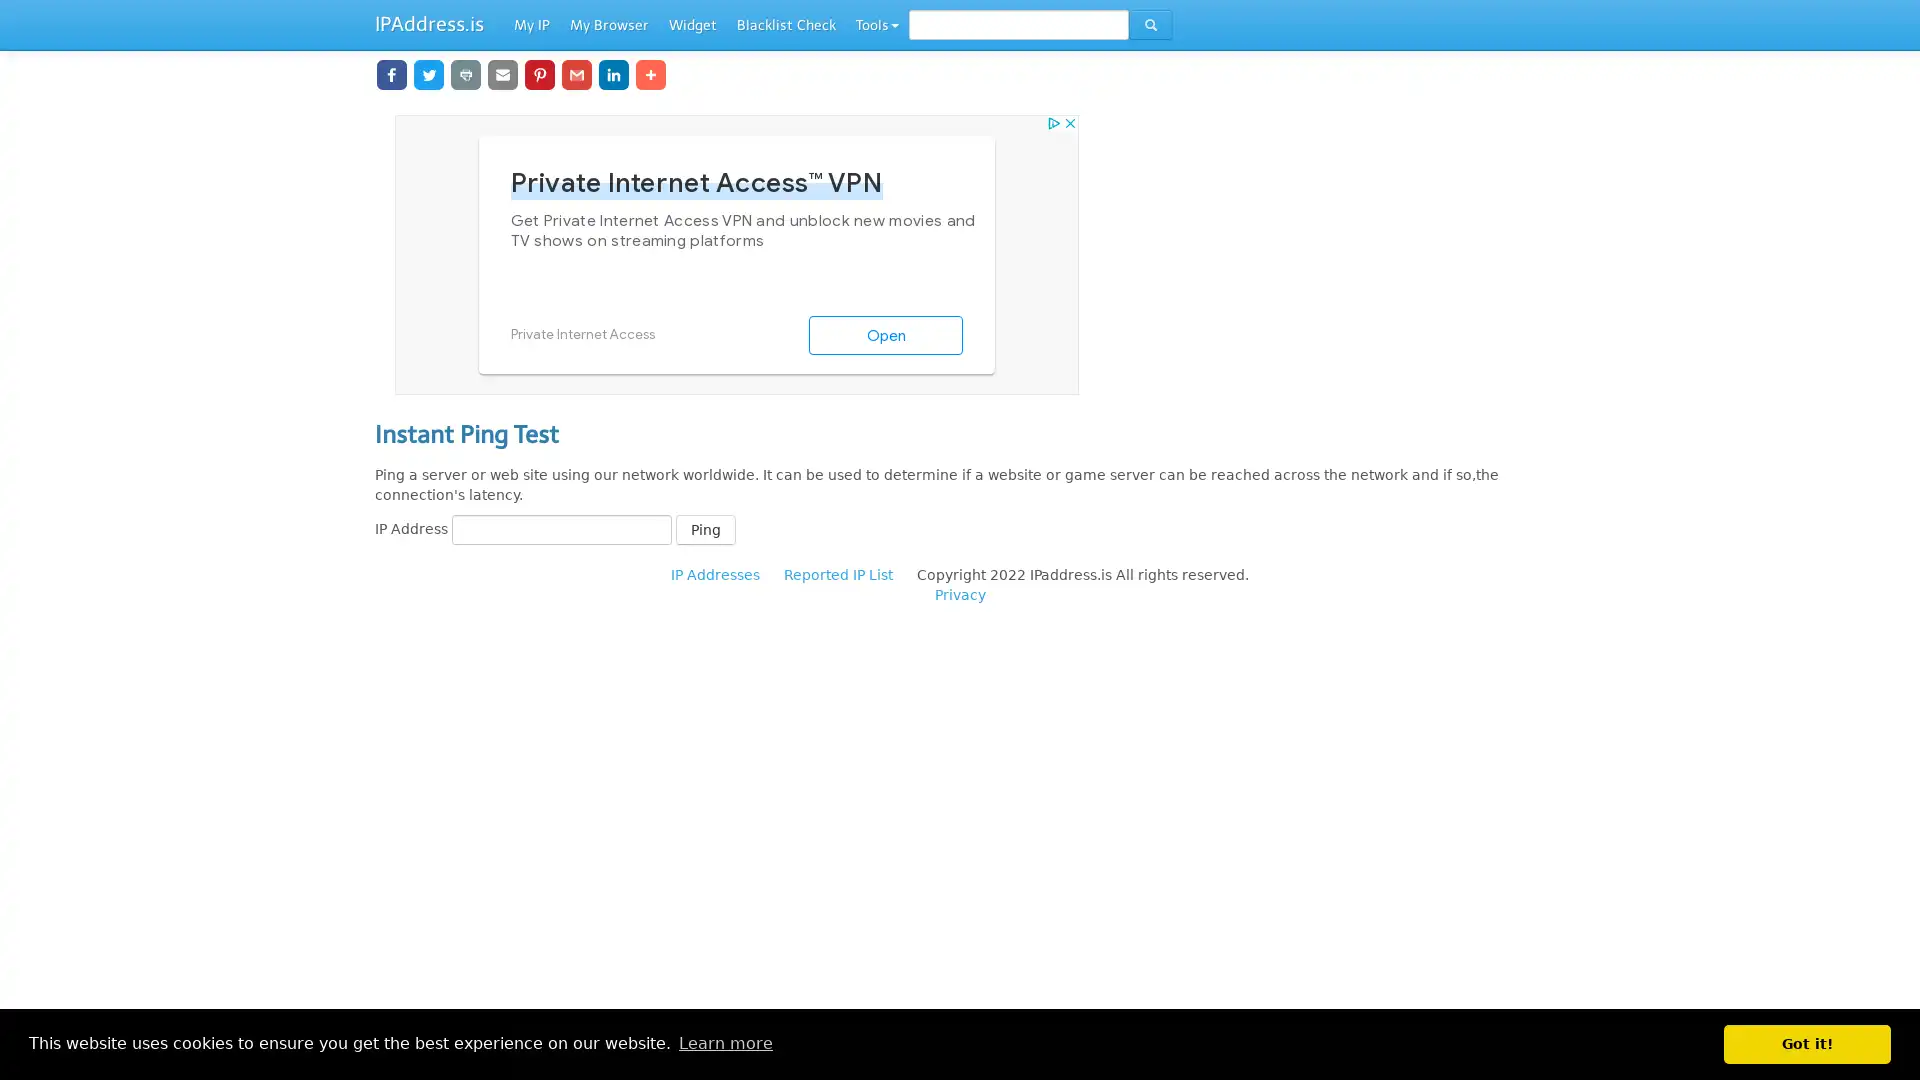  Describe the element at coordinates (1807, 1043) in the screenshot. I see `dismiss cookie message` at that location.